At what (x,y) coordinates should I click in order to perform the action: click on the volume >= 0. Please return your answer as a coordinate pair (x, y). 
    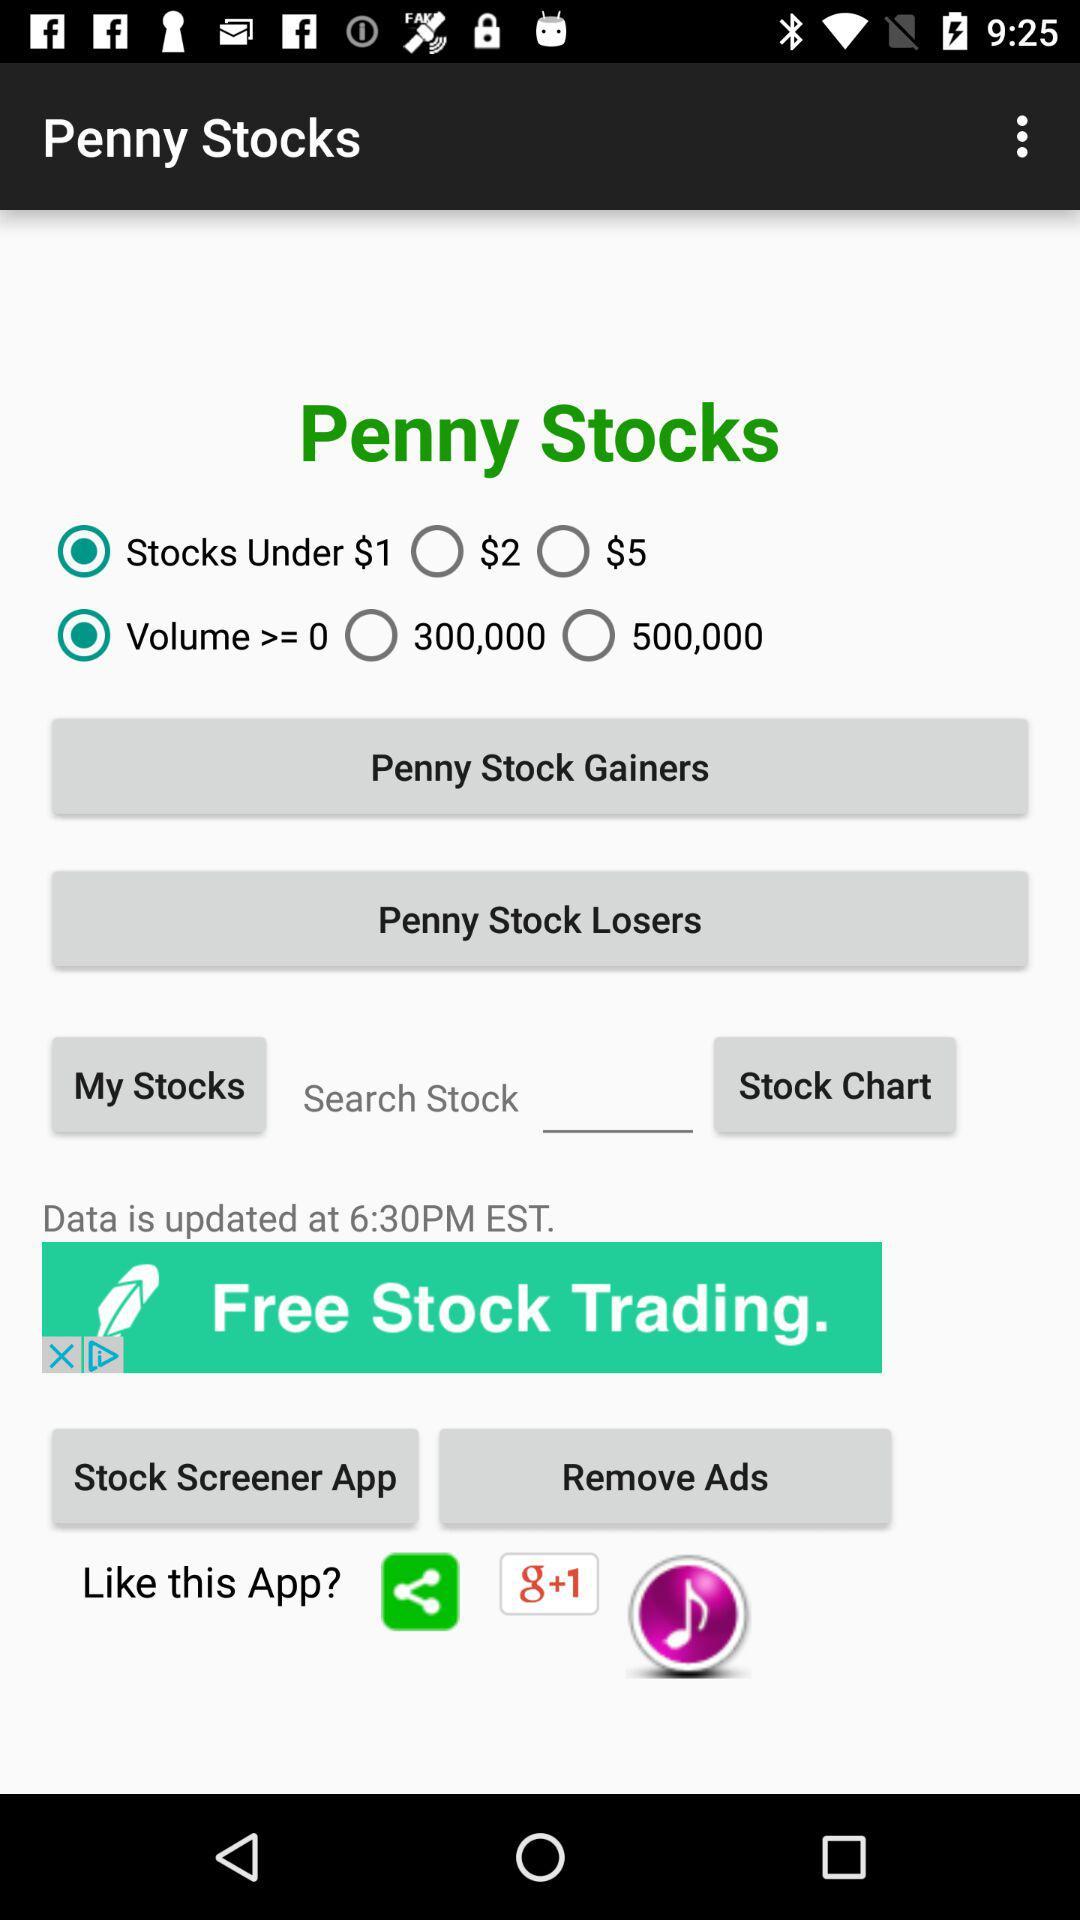
    Looking at the image, I should click on (185, 634).